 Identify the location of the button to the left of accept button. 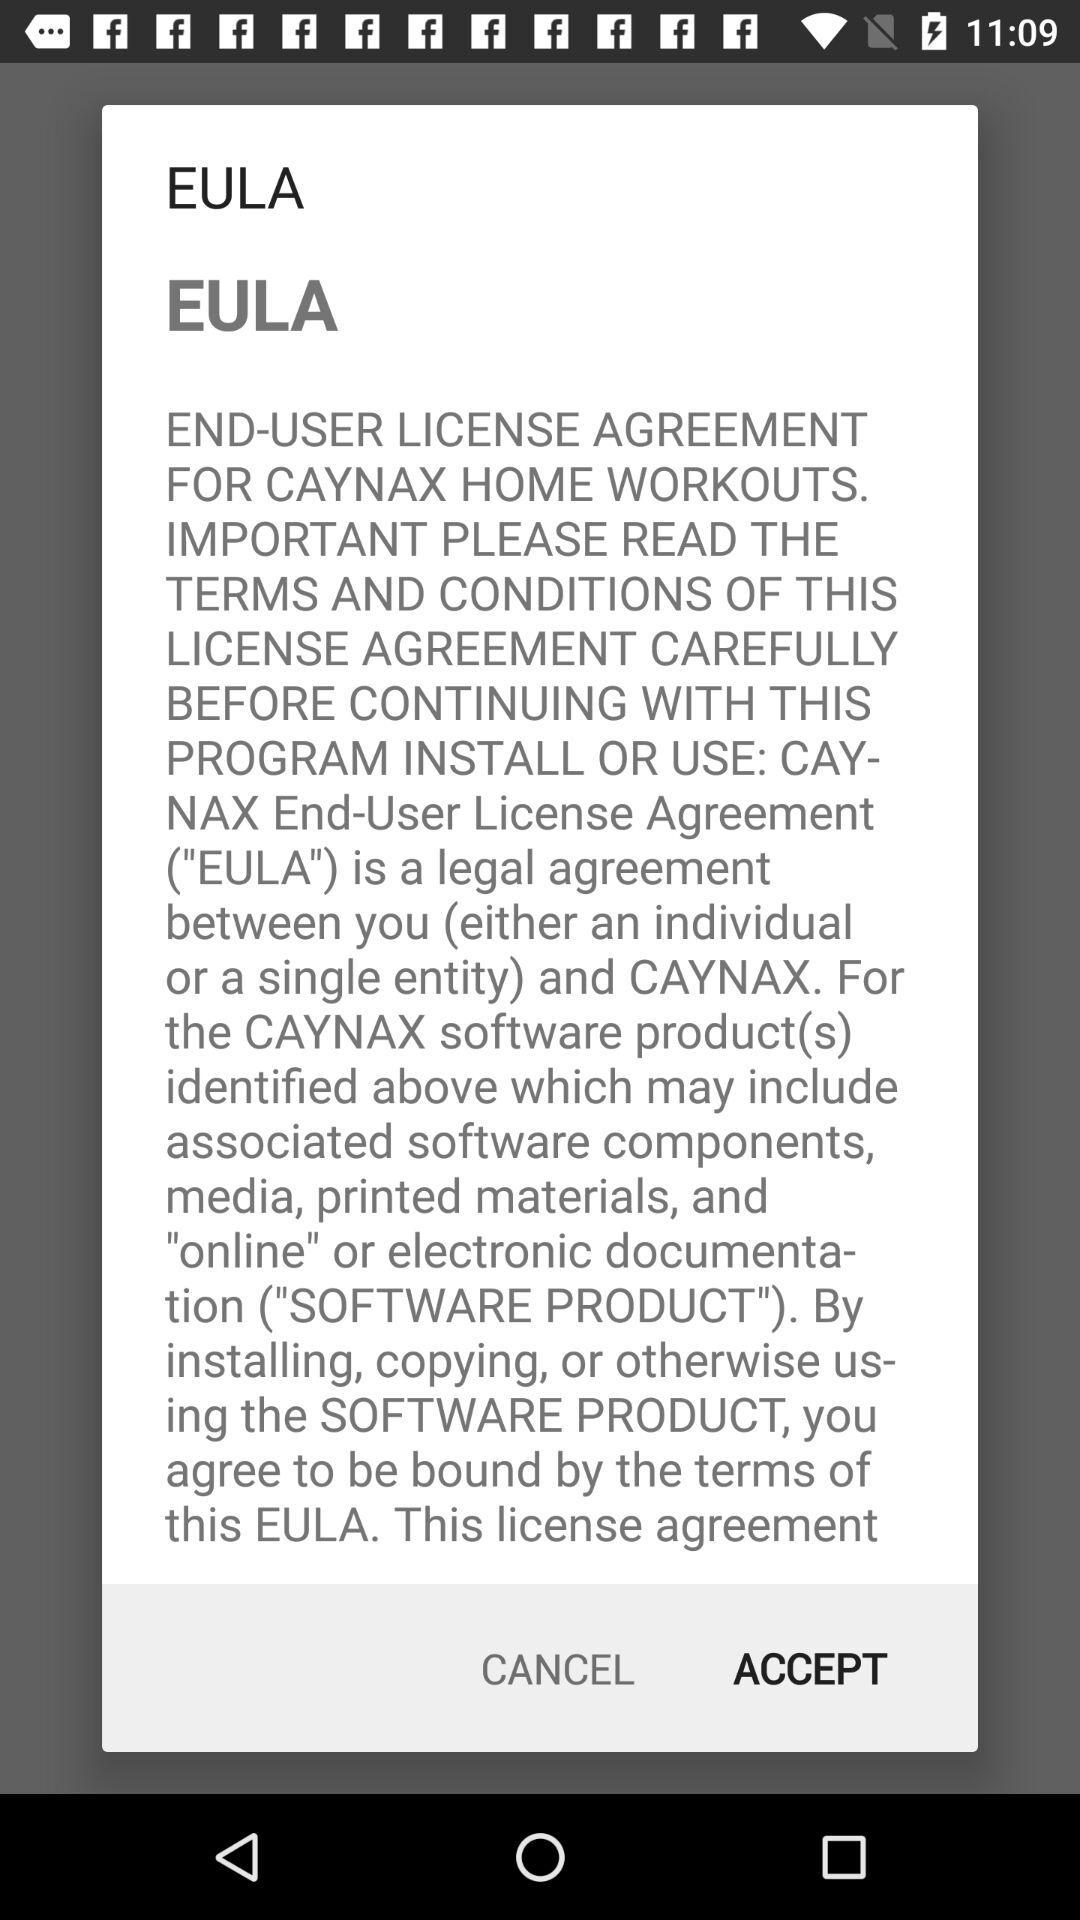
(558, 1668).